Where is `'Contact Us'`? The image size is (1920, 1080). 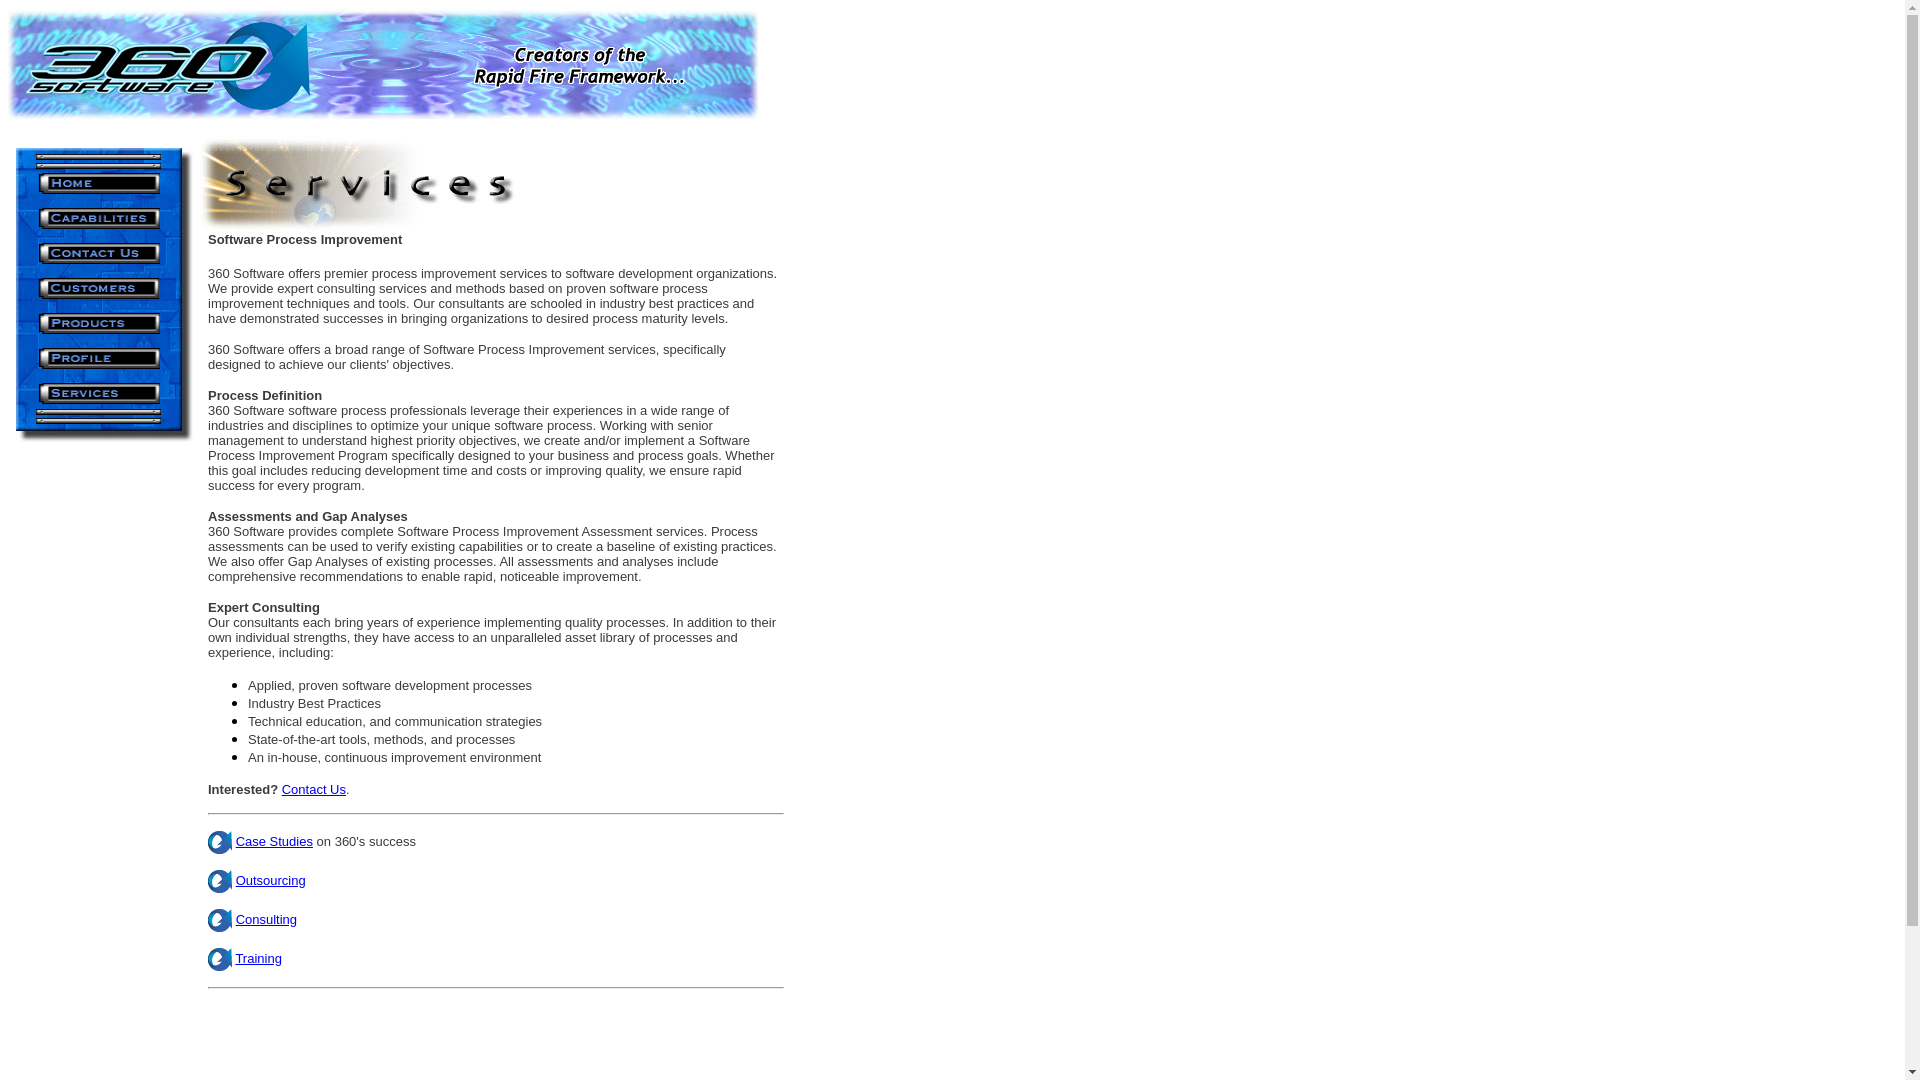
'Contact Us' is located at coordinates (281, 788).